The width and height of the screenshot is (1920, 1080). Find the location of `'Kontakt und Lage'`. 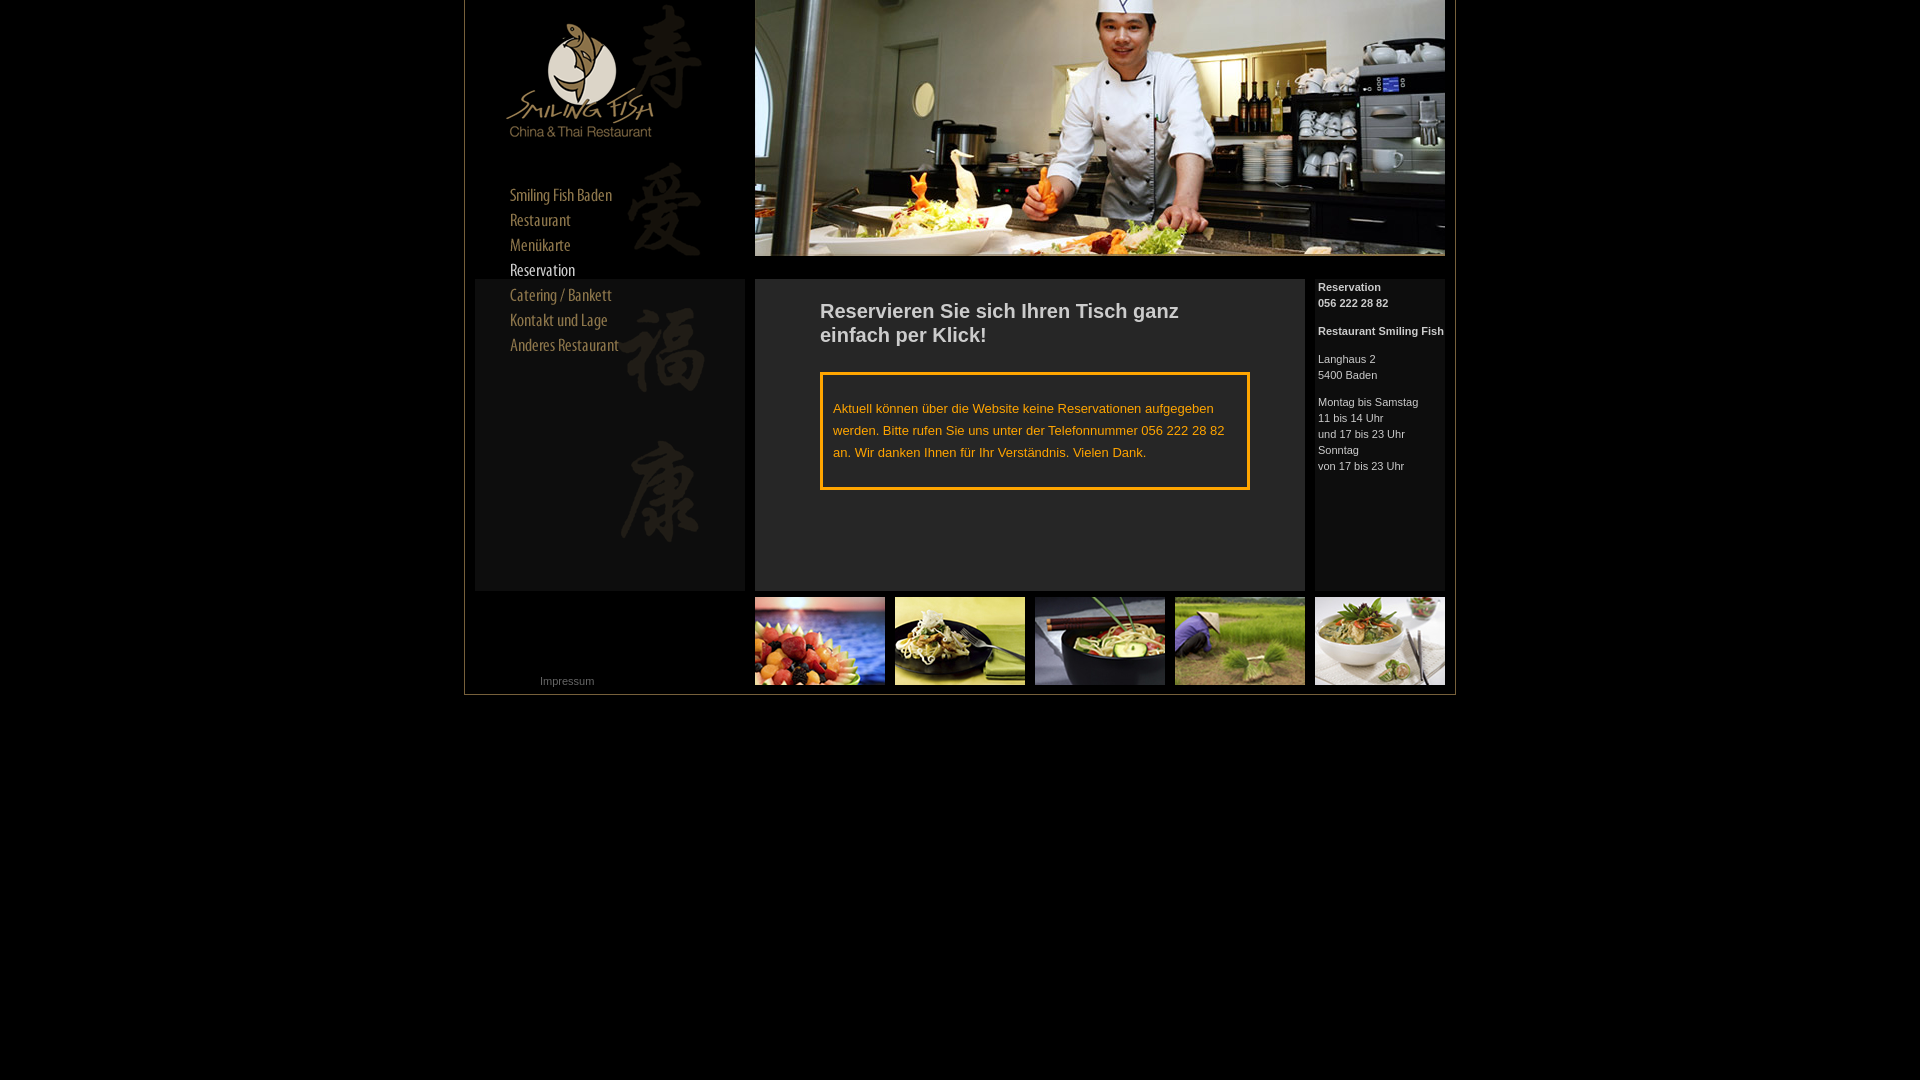

'Kontakt und Lage' is located at coordinates (579, 319).